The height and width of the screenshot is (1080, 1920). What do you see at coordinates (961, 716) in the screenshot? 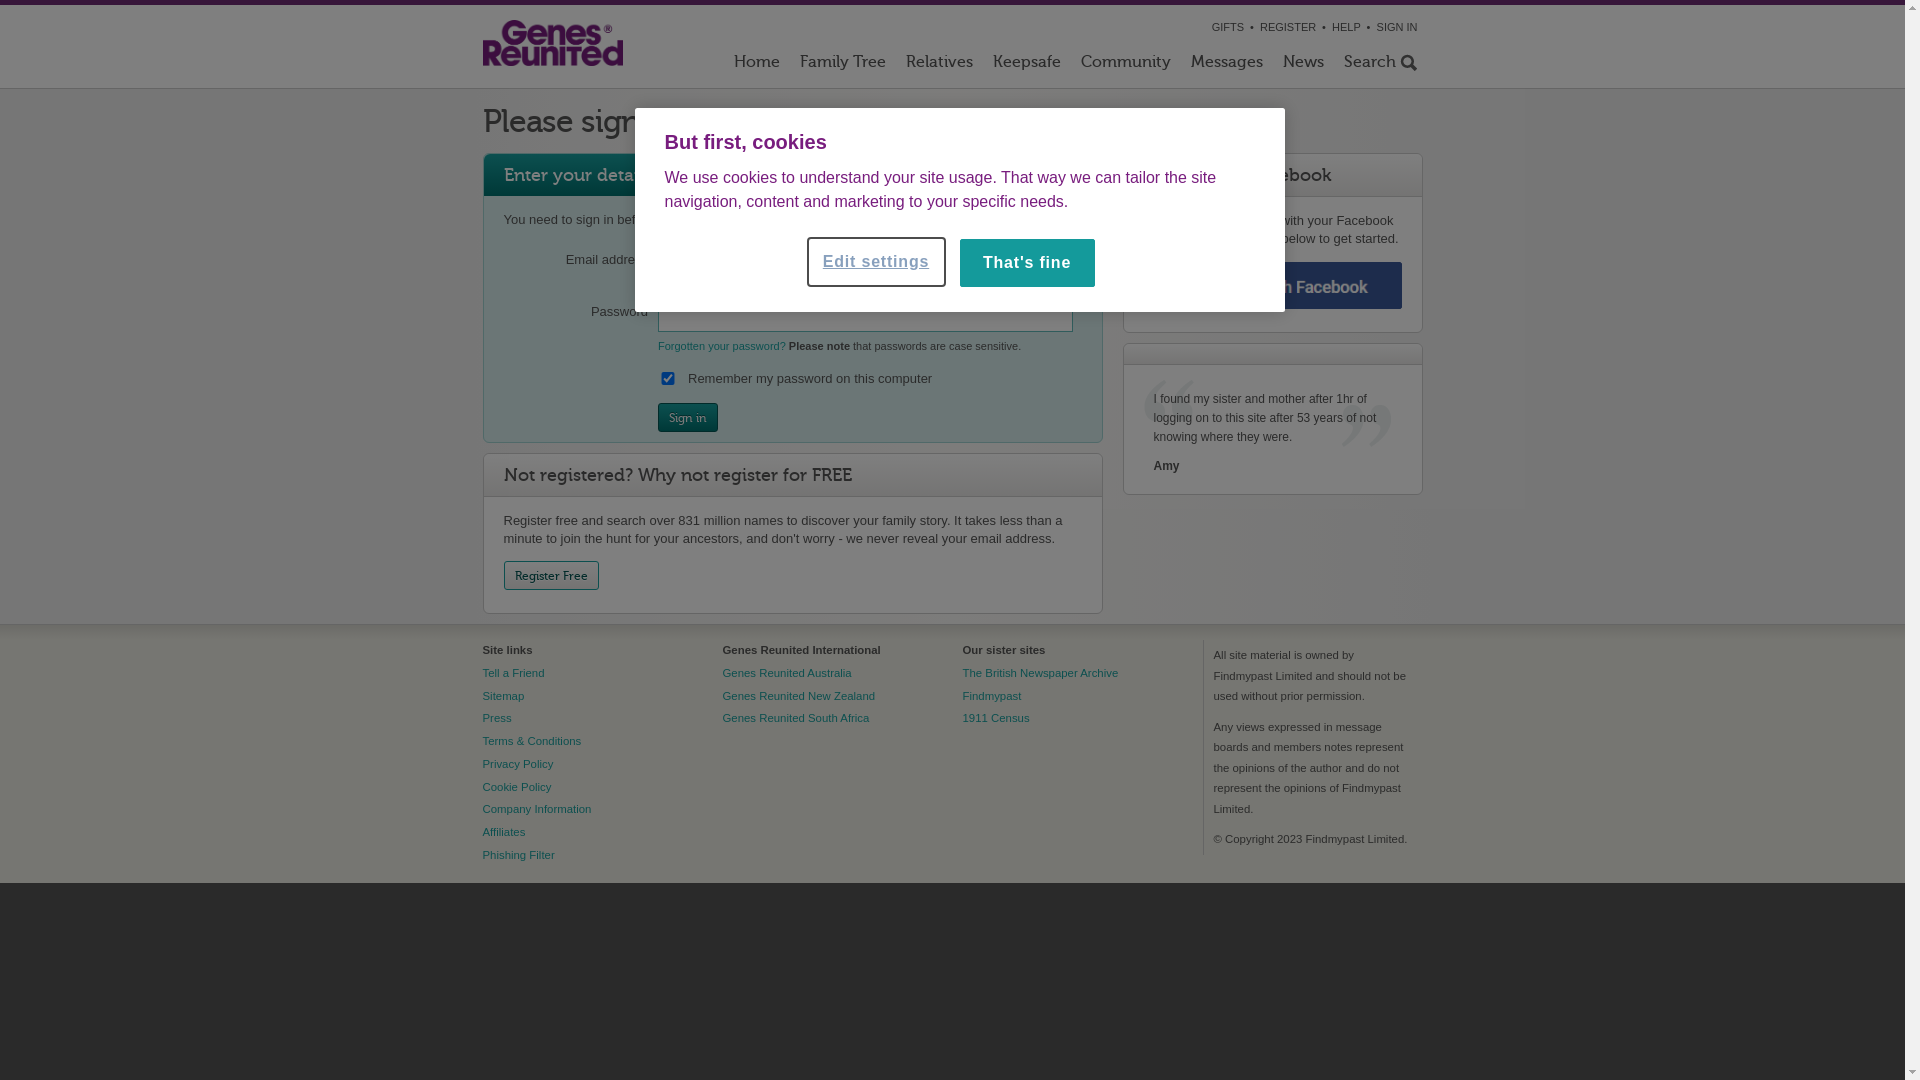
I see `'1911 Census'` at bounding box center [961, 716].